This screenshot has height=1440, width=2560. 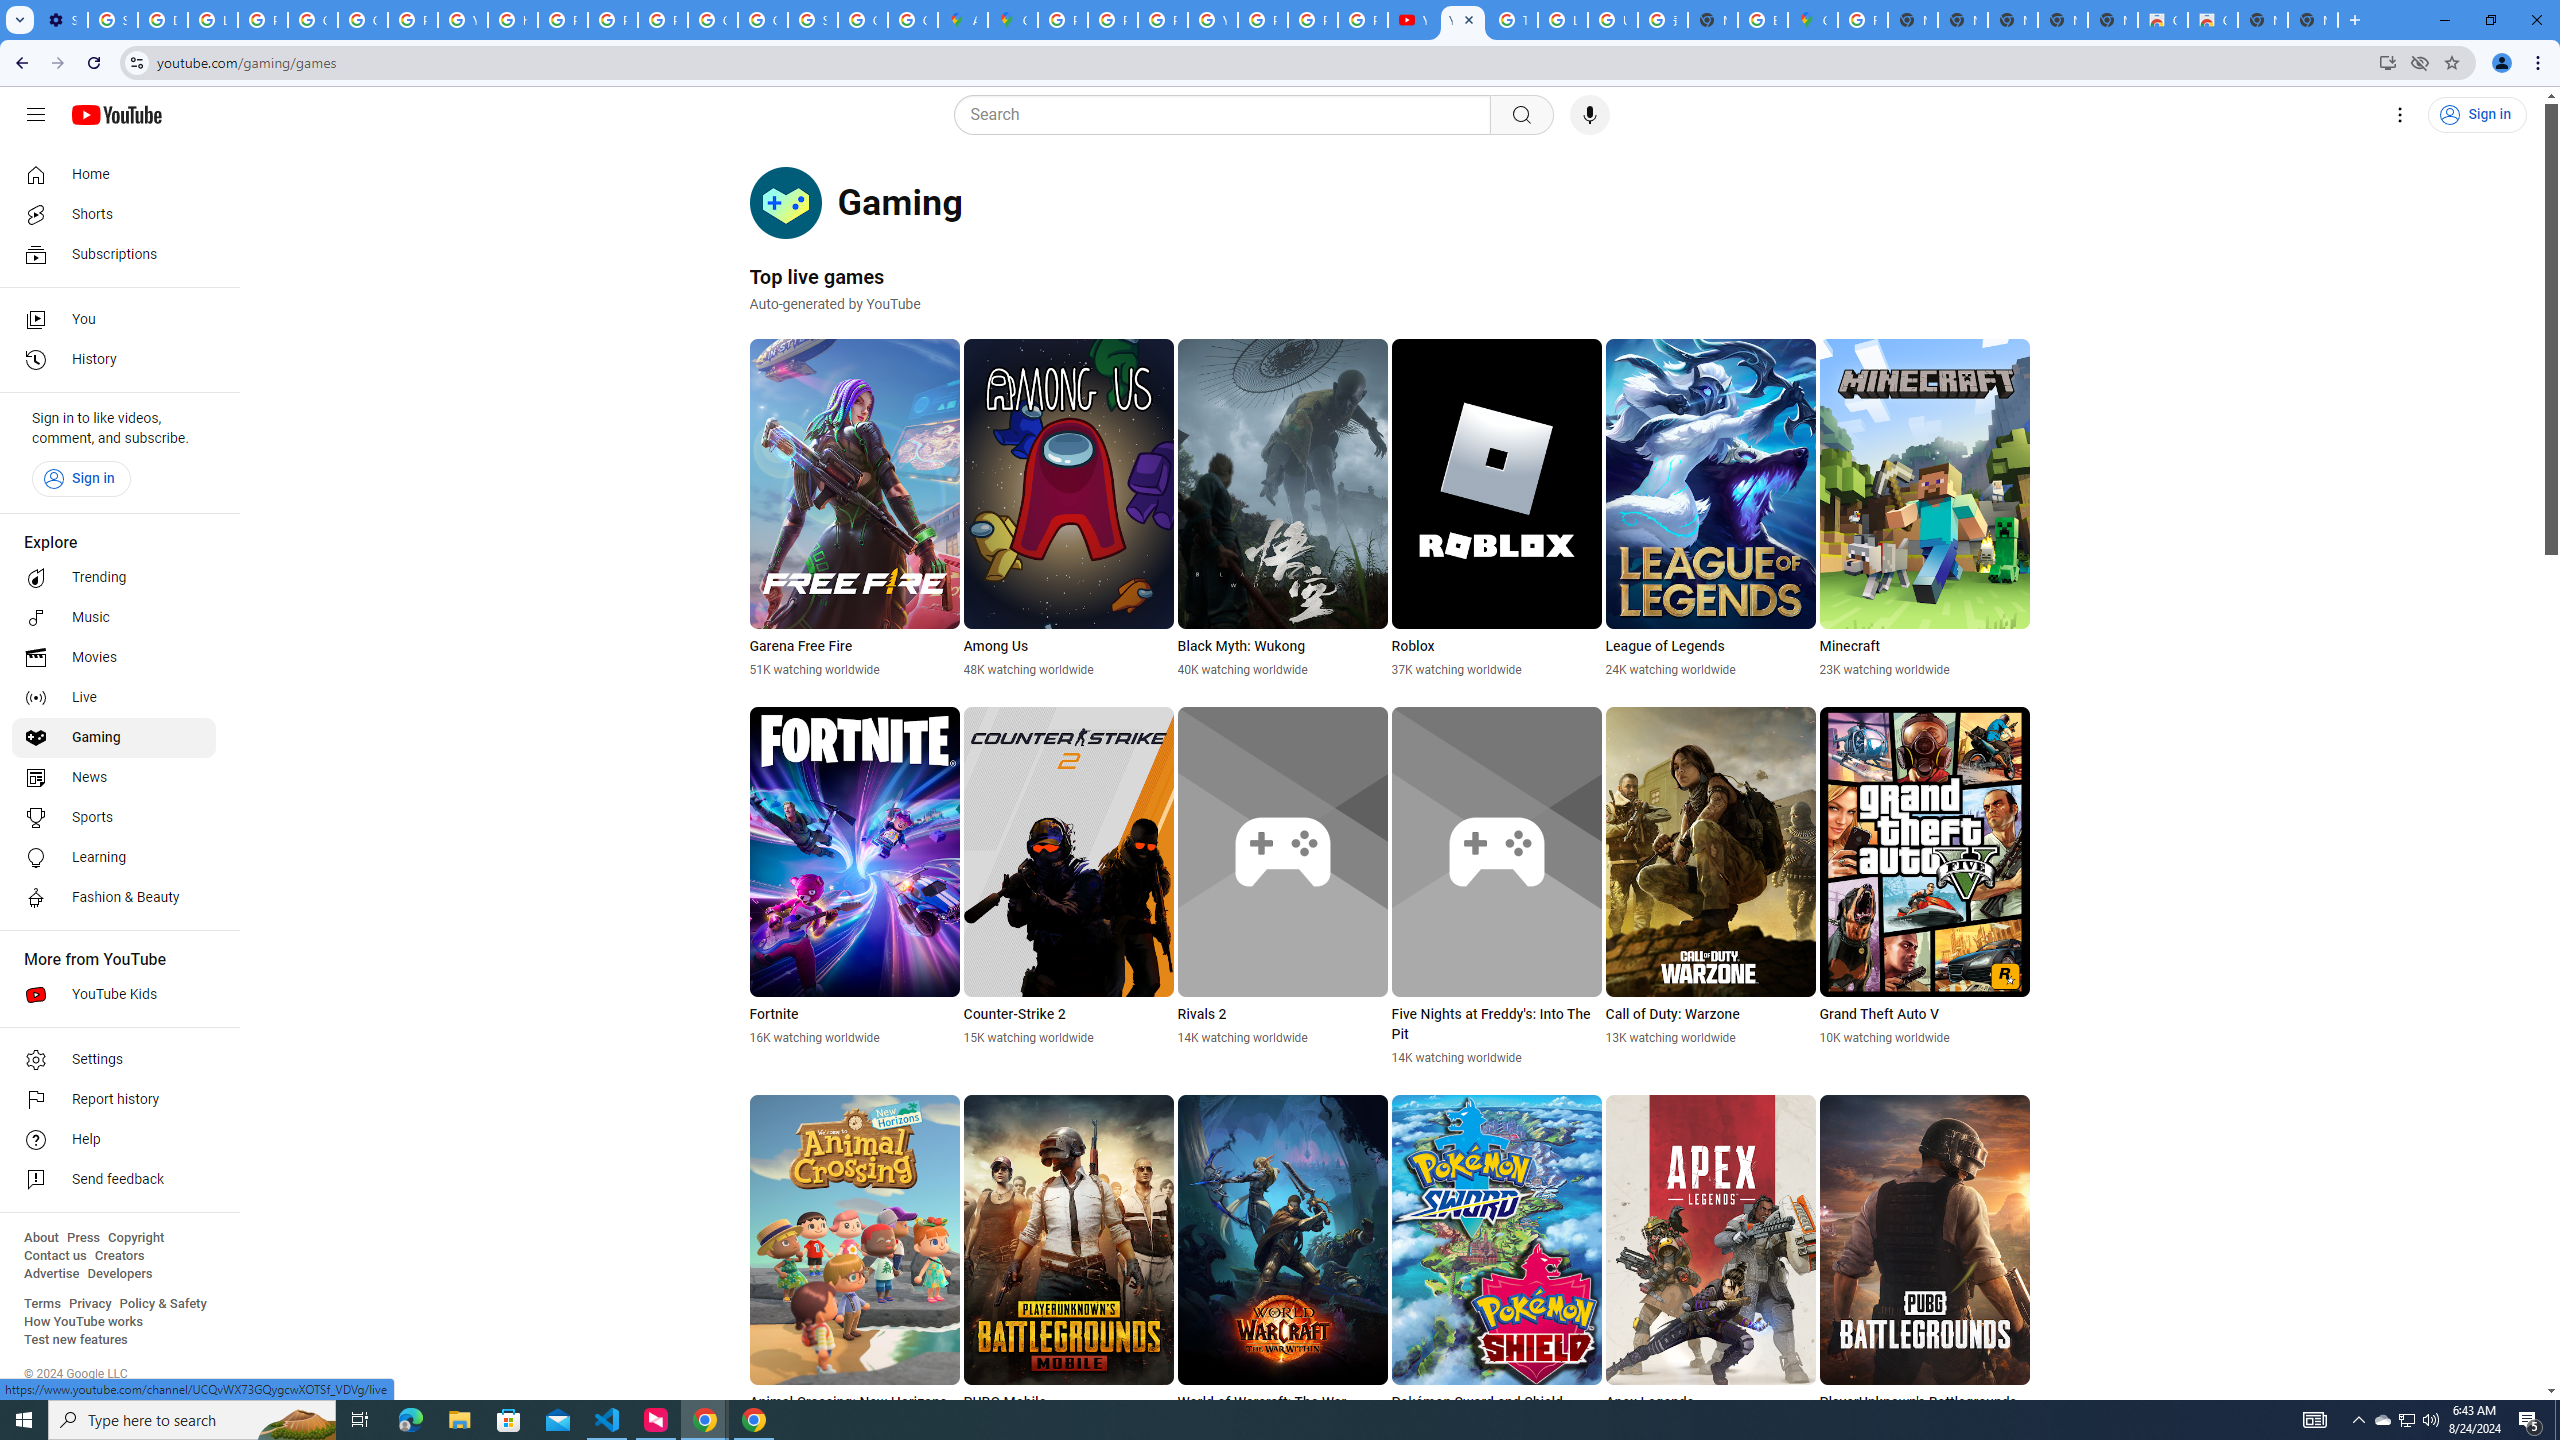 I want to click on 'Policy Accountability and Transparency - Transparency Center', so click(x=1063, y=19).